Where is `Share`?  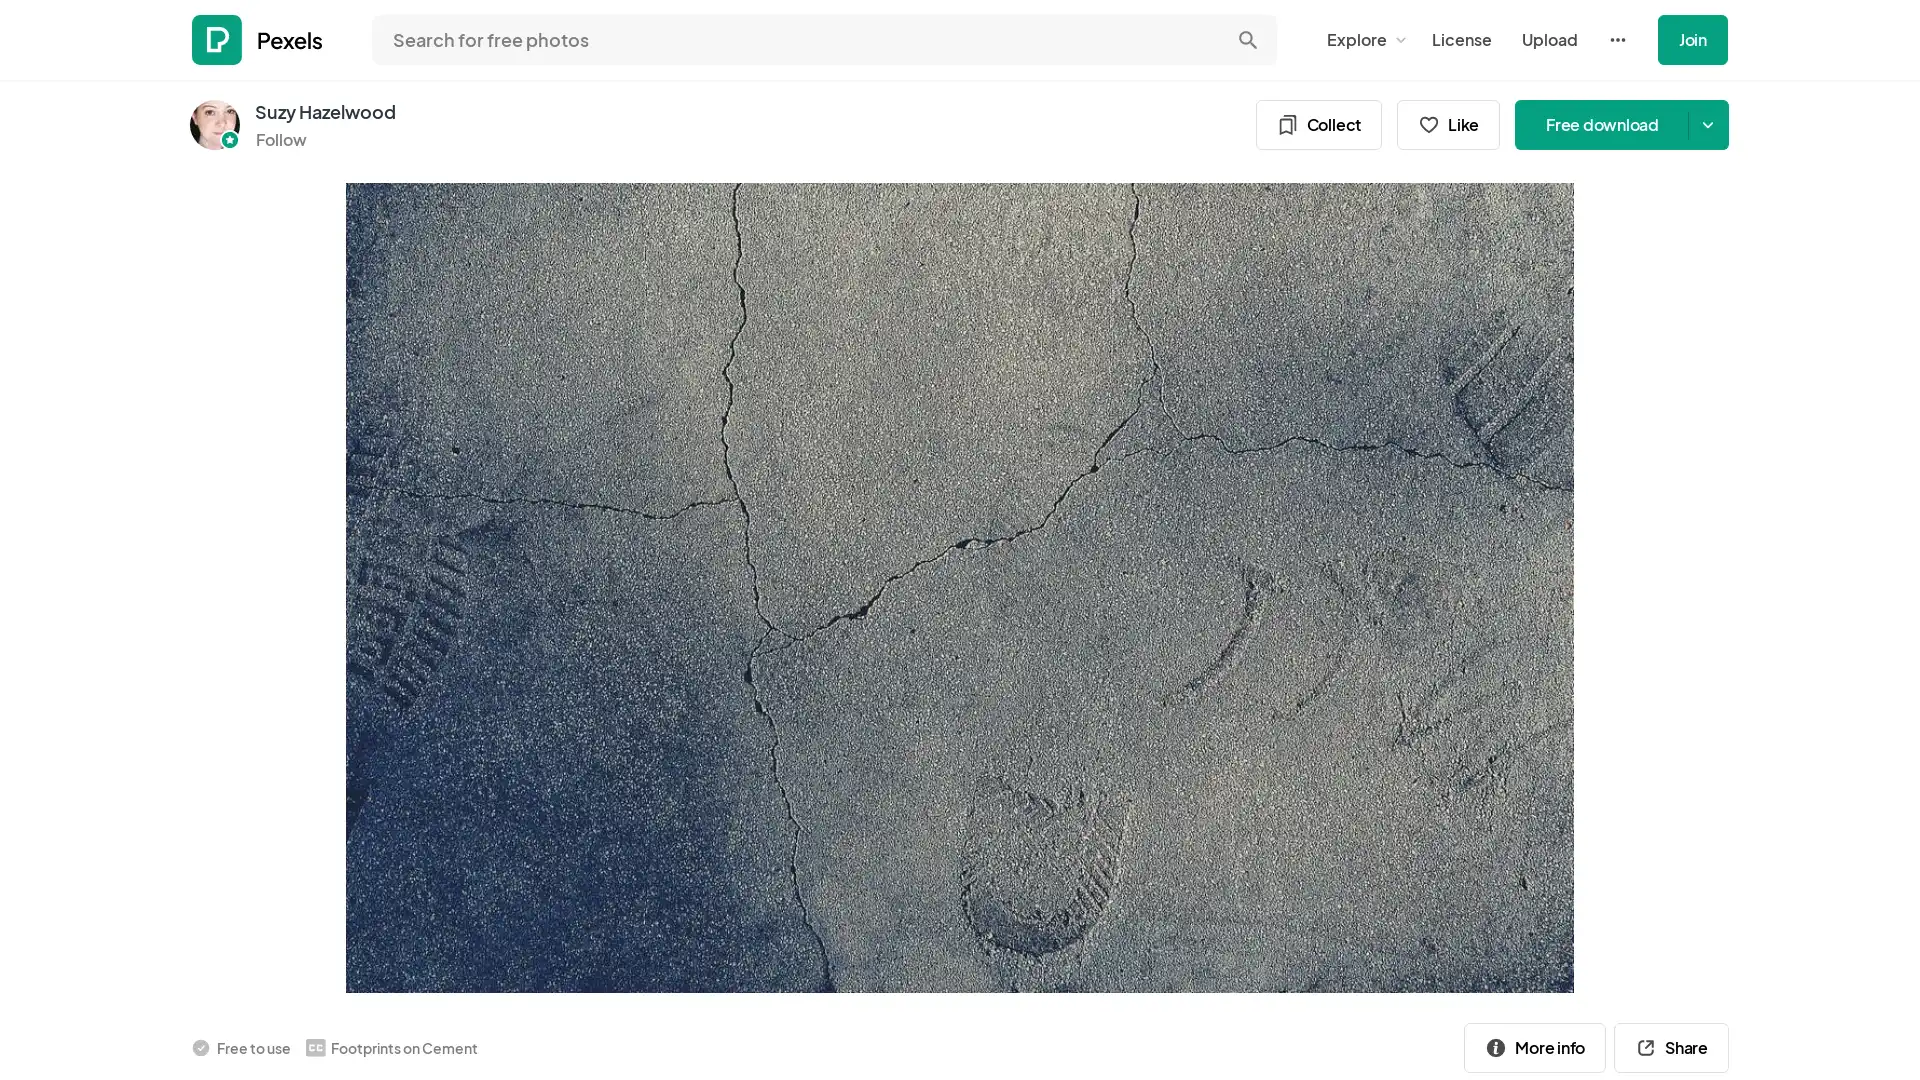 Share is located at coordinates (1671, 1045).